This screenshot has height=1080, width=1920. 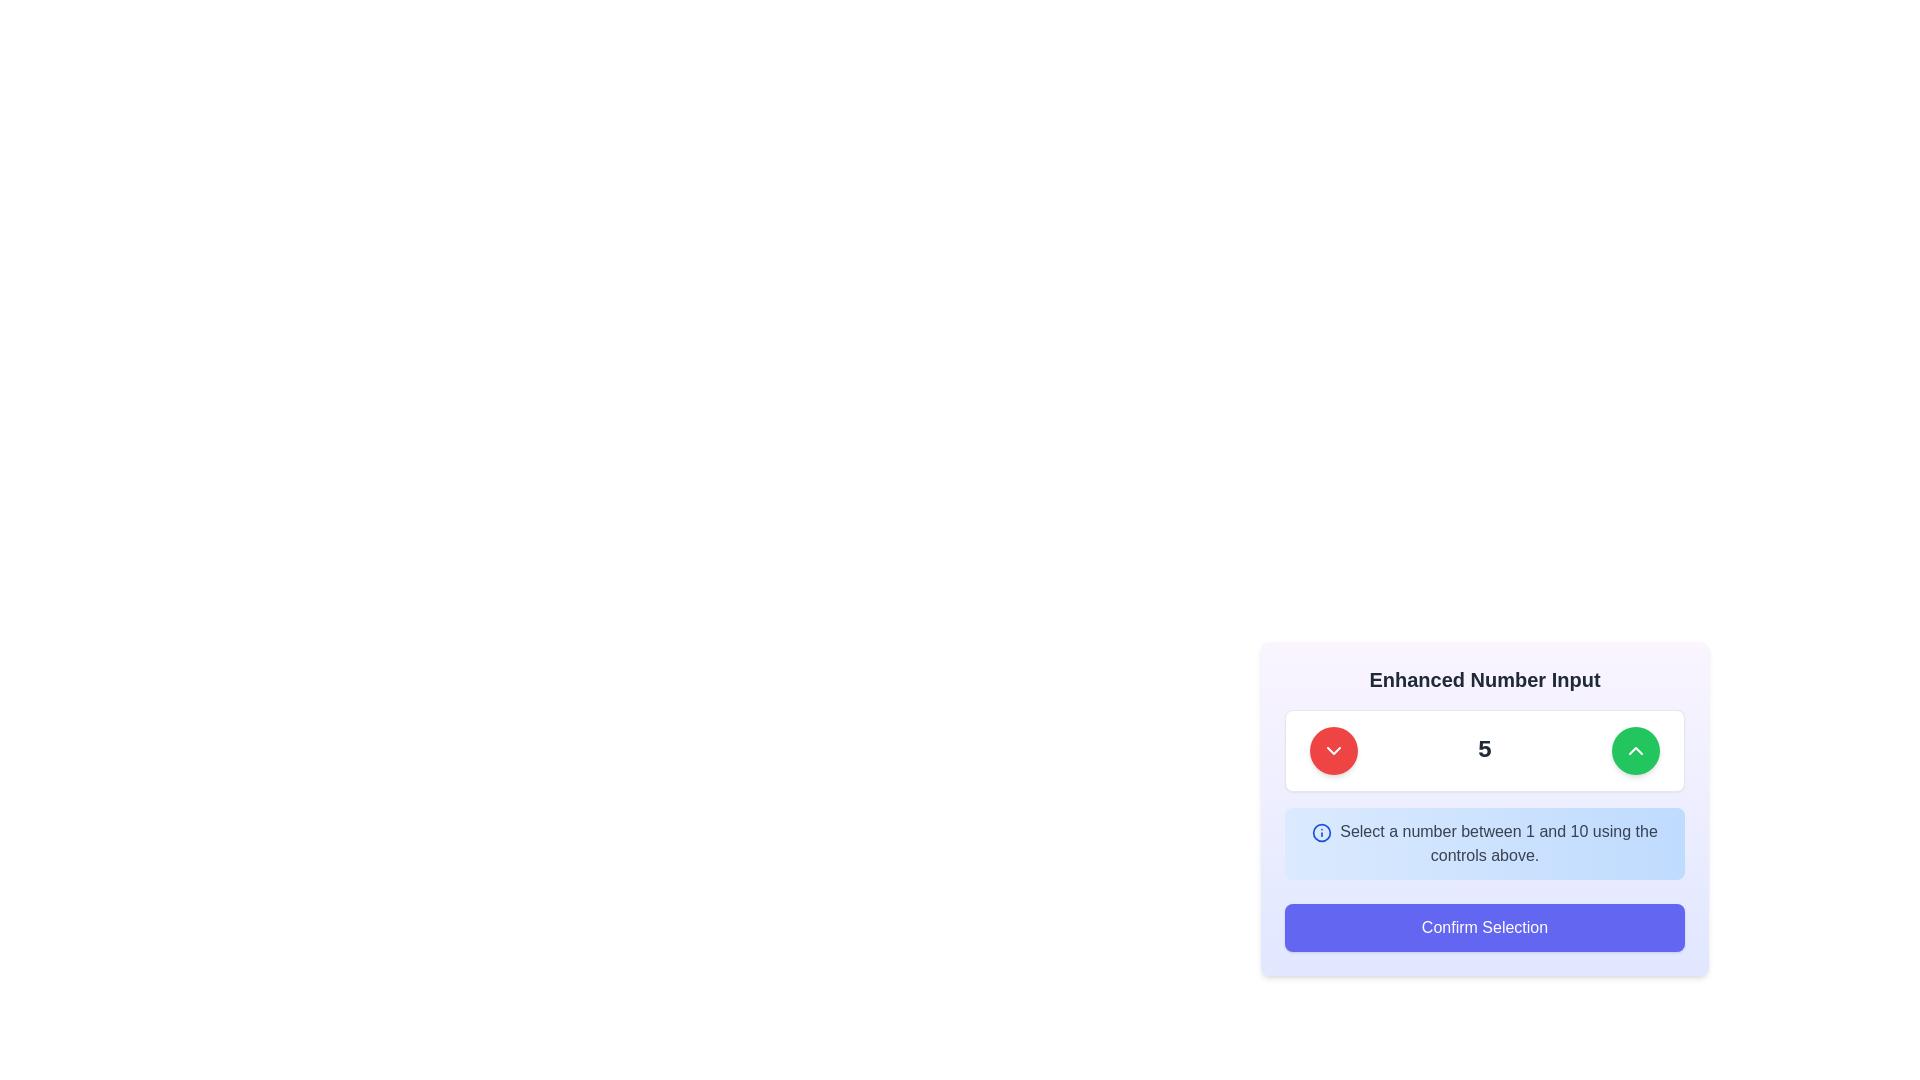 I want to click on the circular graphic element with a blue outline that is part of an information icon, so click(x=1322, y=832).